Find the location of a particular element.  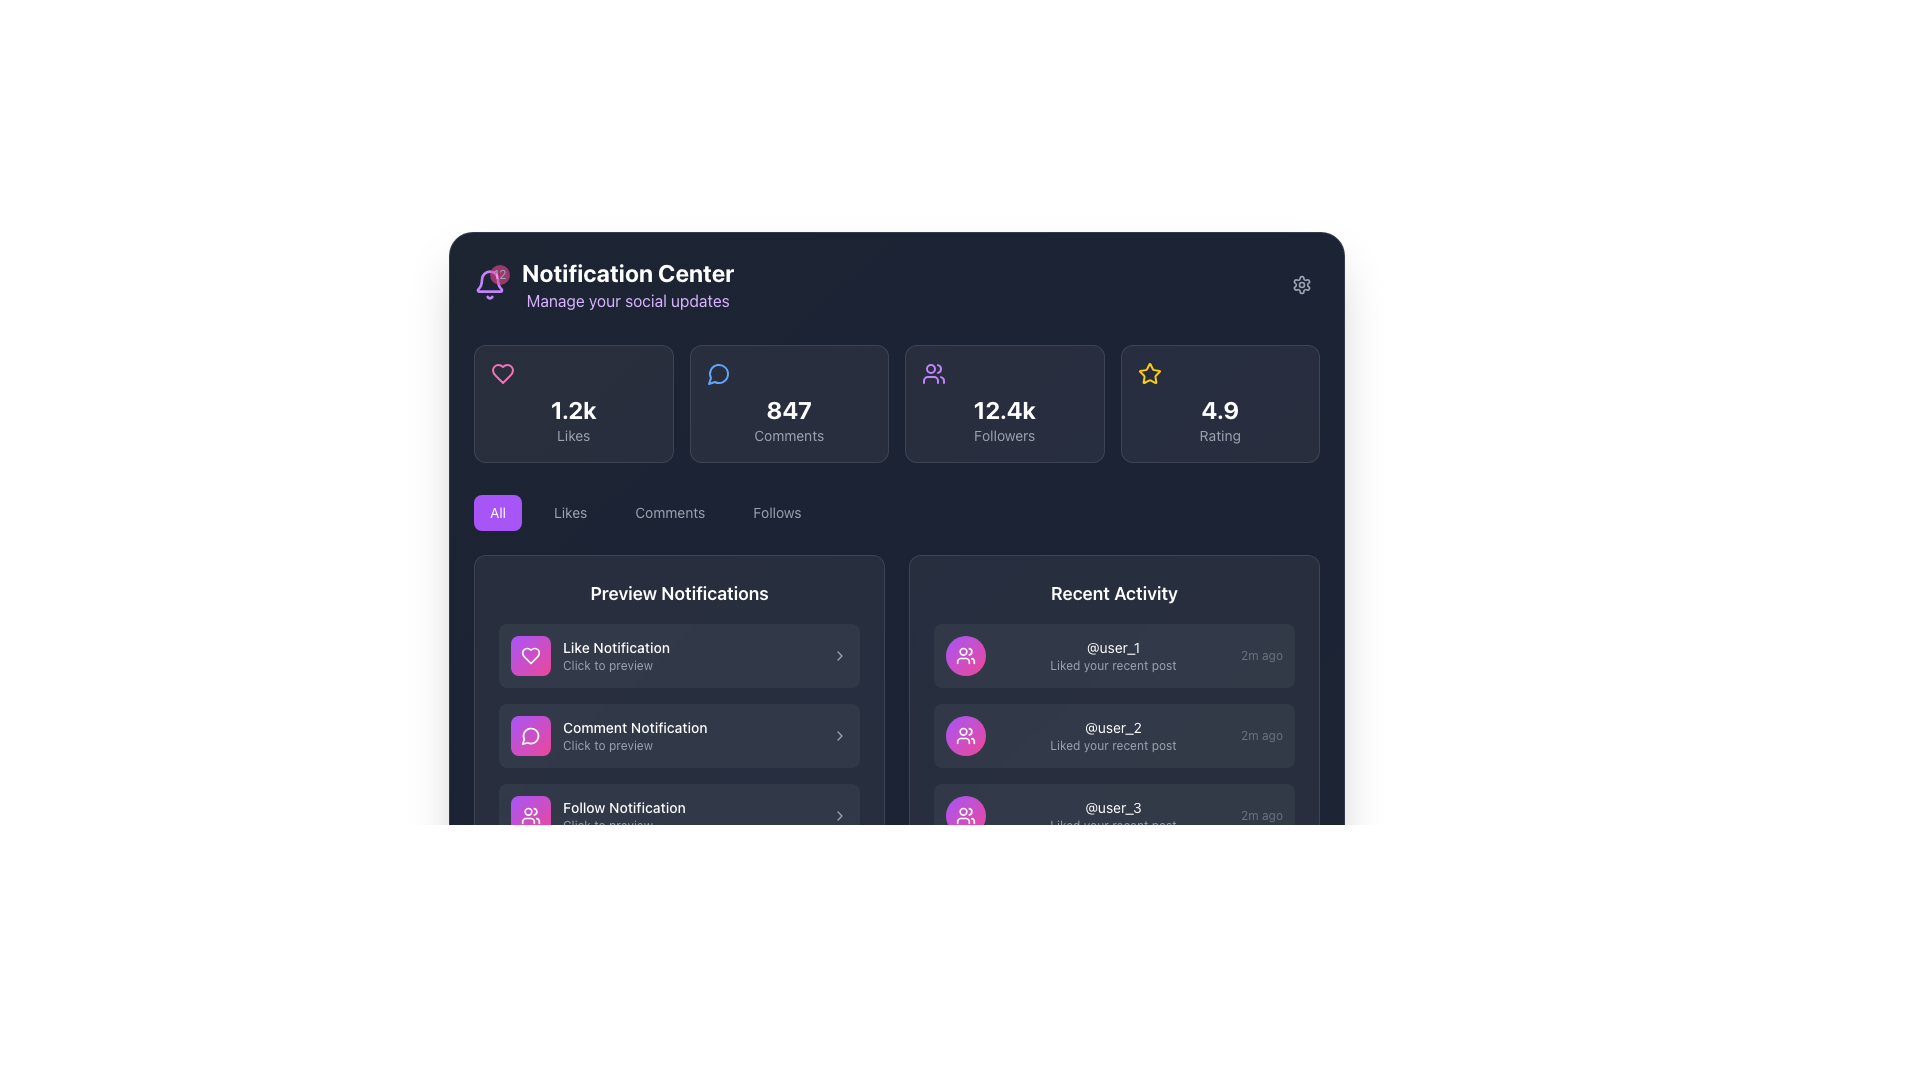

the 'Followers' icon, which visually represents the '12.4k Followers' metric located in the third position from the left in the top row of user count modules is located at coordinates (933, 374).